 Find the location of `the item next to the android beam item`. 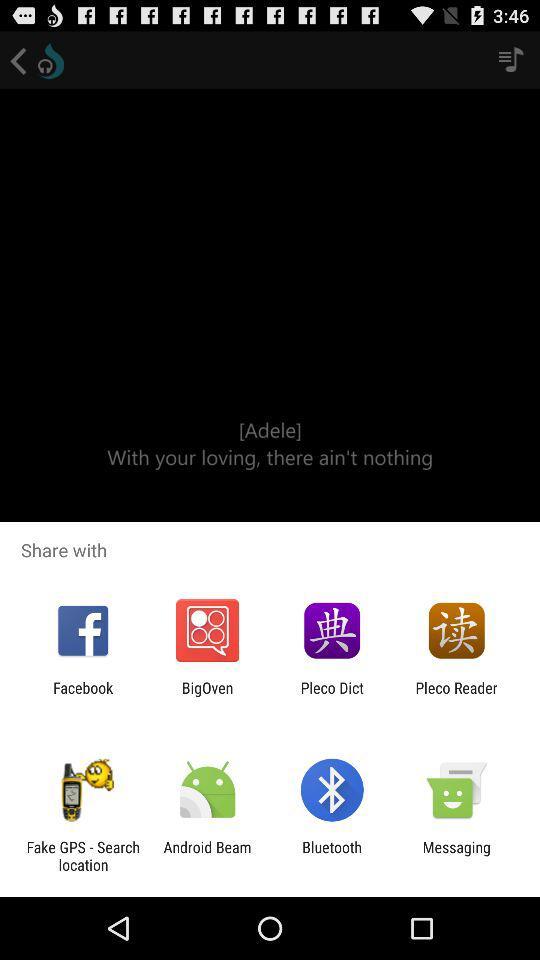

the item next to the android beam item is located at coordinates (332, 855).